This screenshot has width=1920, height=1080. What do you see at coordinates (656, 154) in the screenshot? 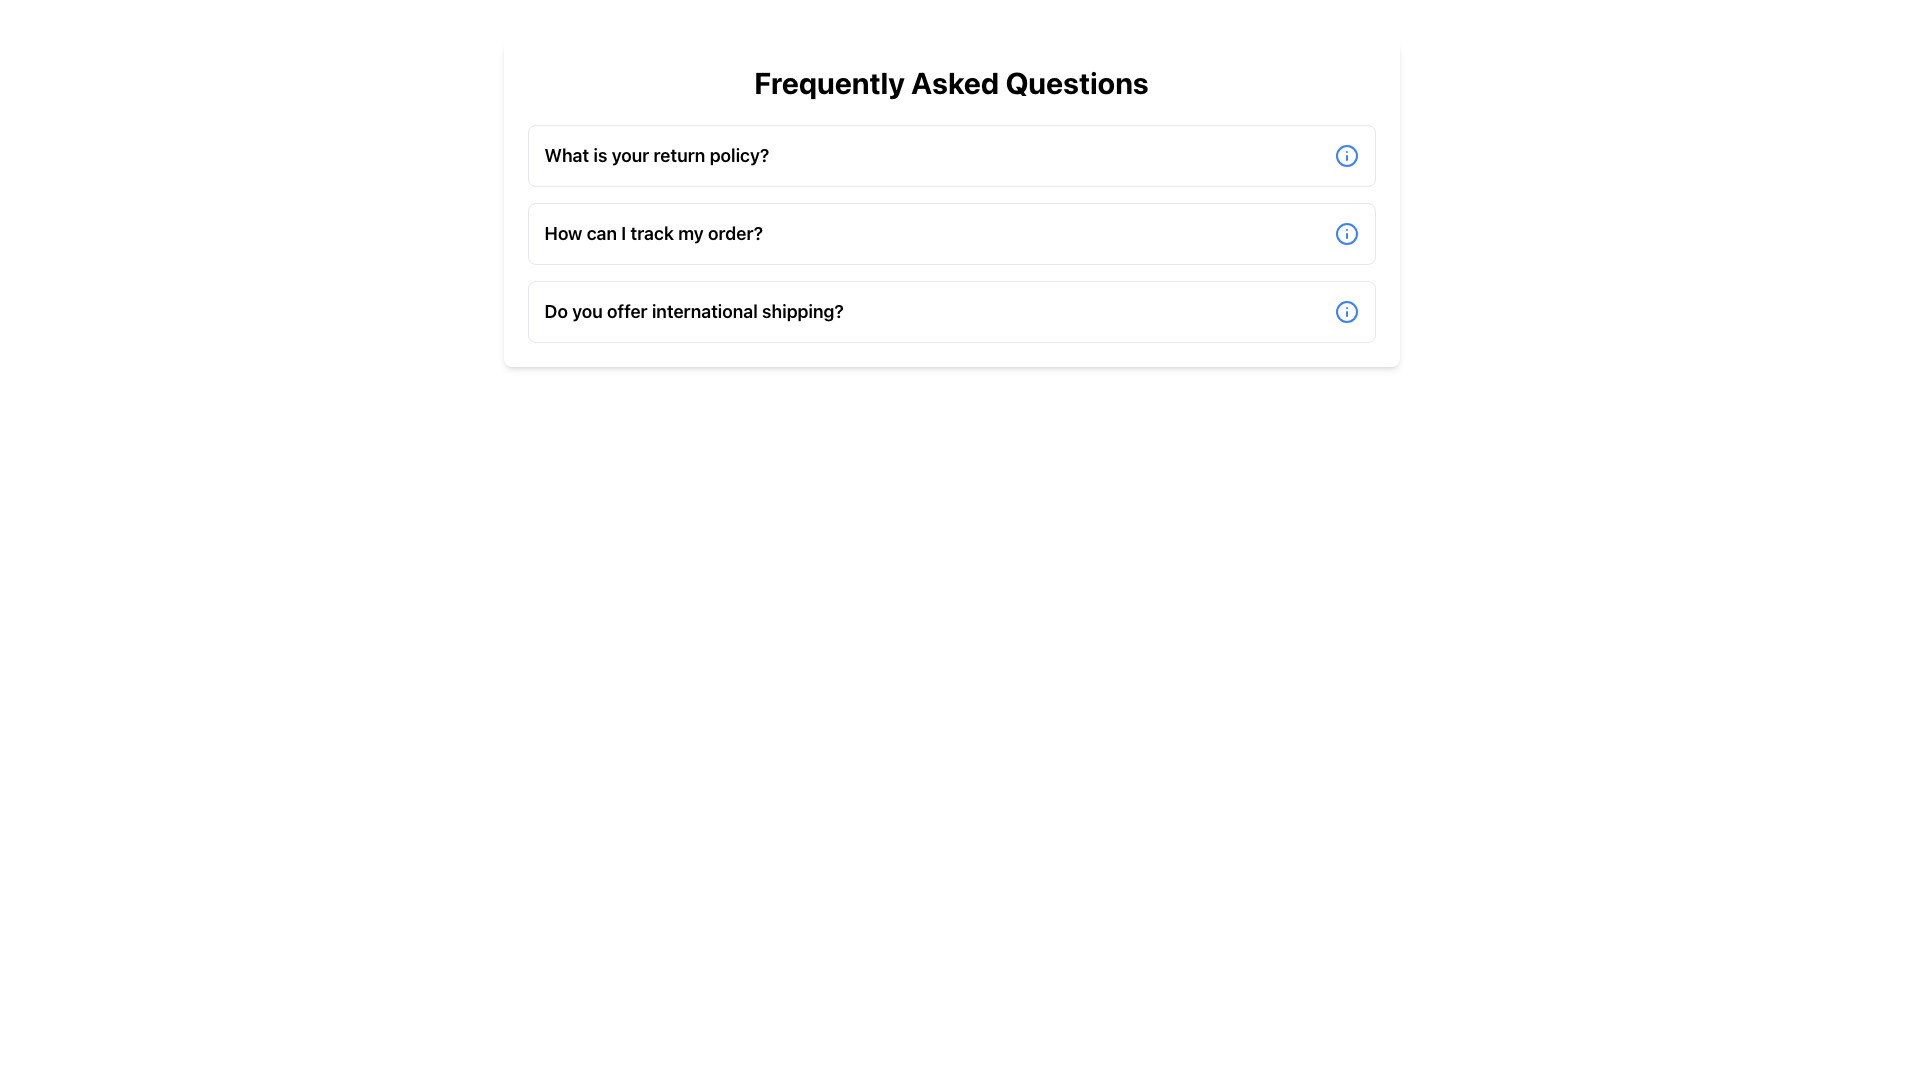
I see `the text element displaying the question 'What is your return policy?' which is prominently styled as a header in the 'Frequently Asked Questions' section` at bounding box center [656, 154].